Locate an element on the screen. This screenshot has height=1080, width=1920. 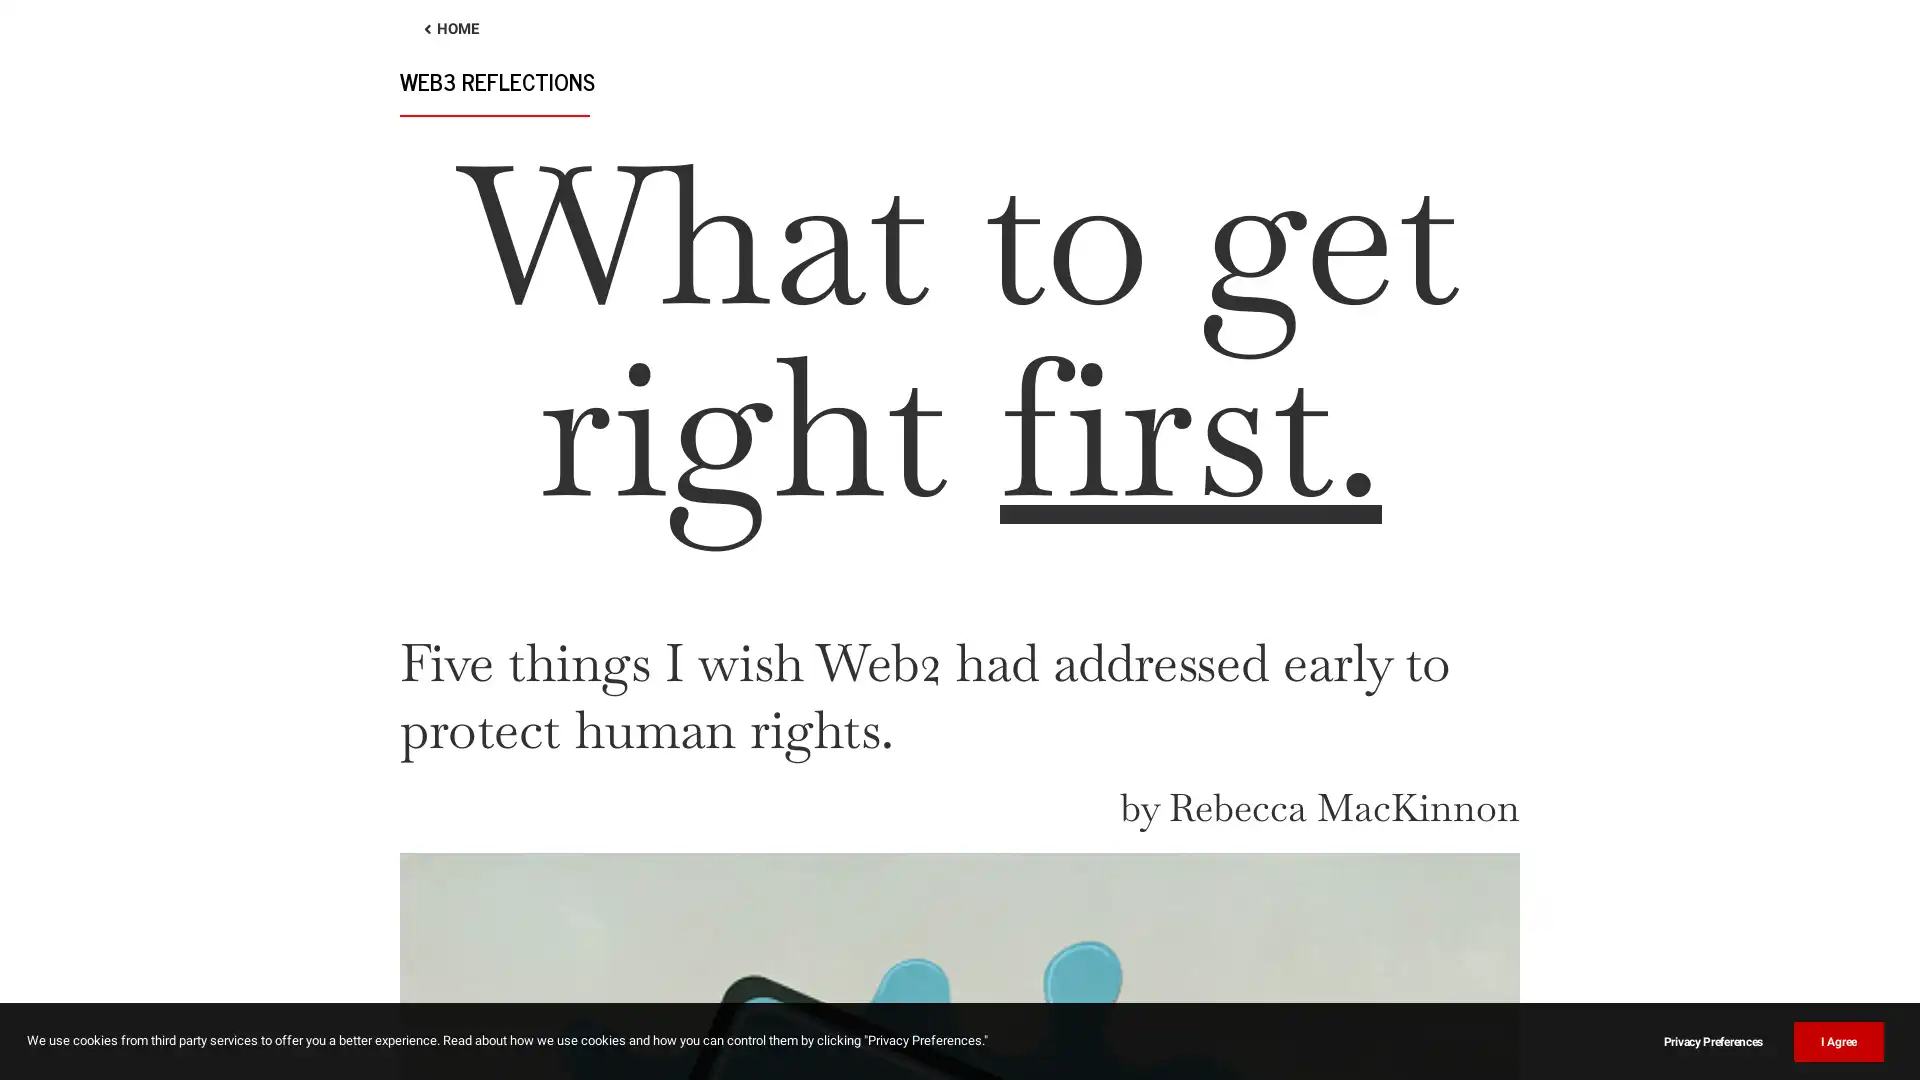
Privacy Preferences is located at coordinates (1725, 1040).